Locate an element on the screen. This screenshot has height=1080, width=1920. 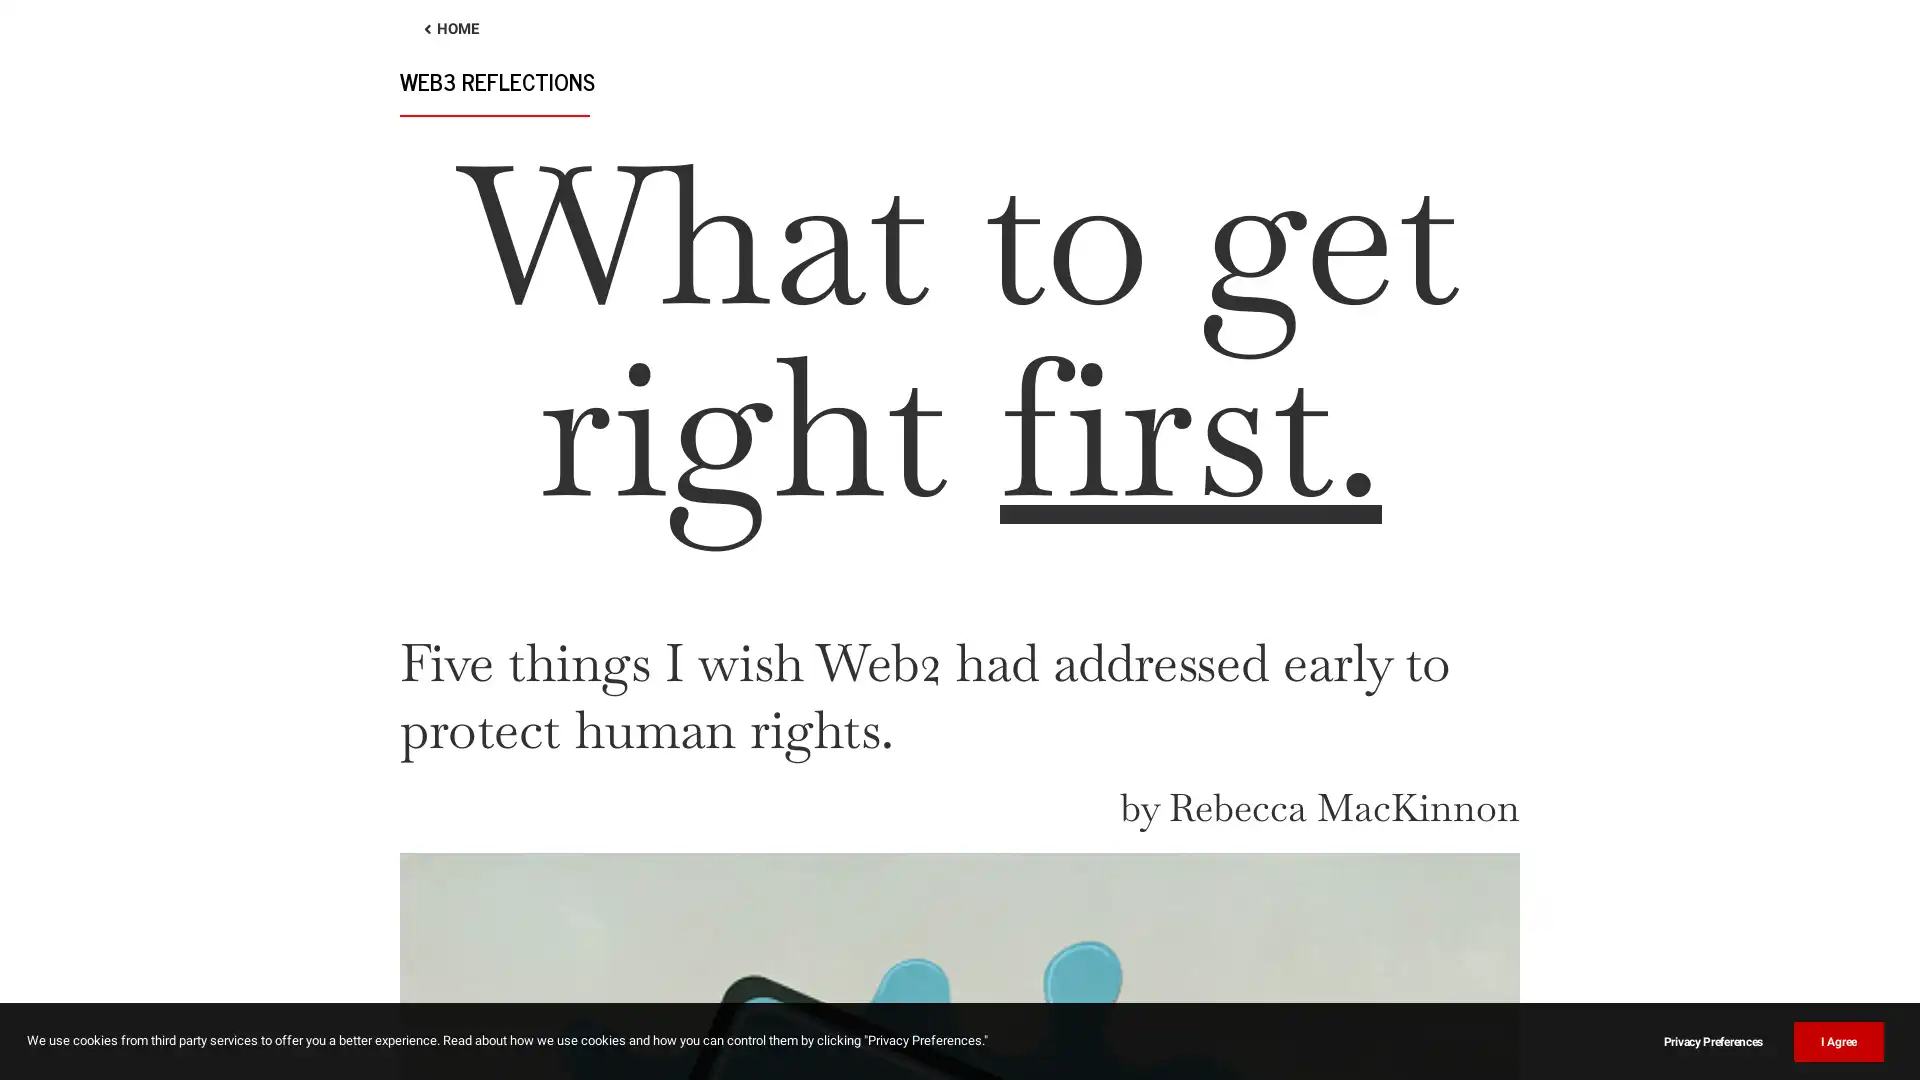
Privacy Preferences is located at coordinates (1725, 1040).